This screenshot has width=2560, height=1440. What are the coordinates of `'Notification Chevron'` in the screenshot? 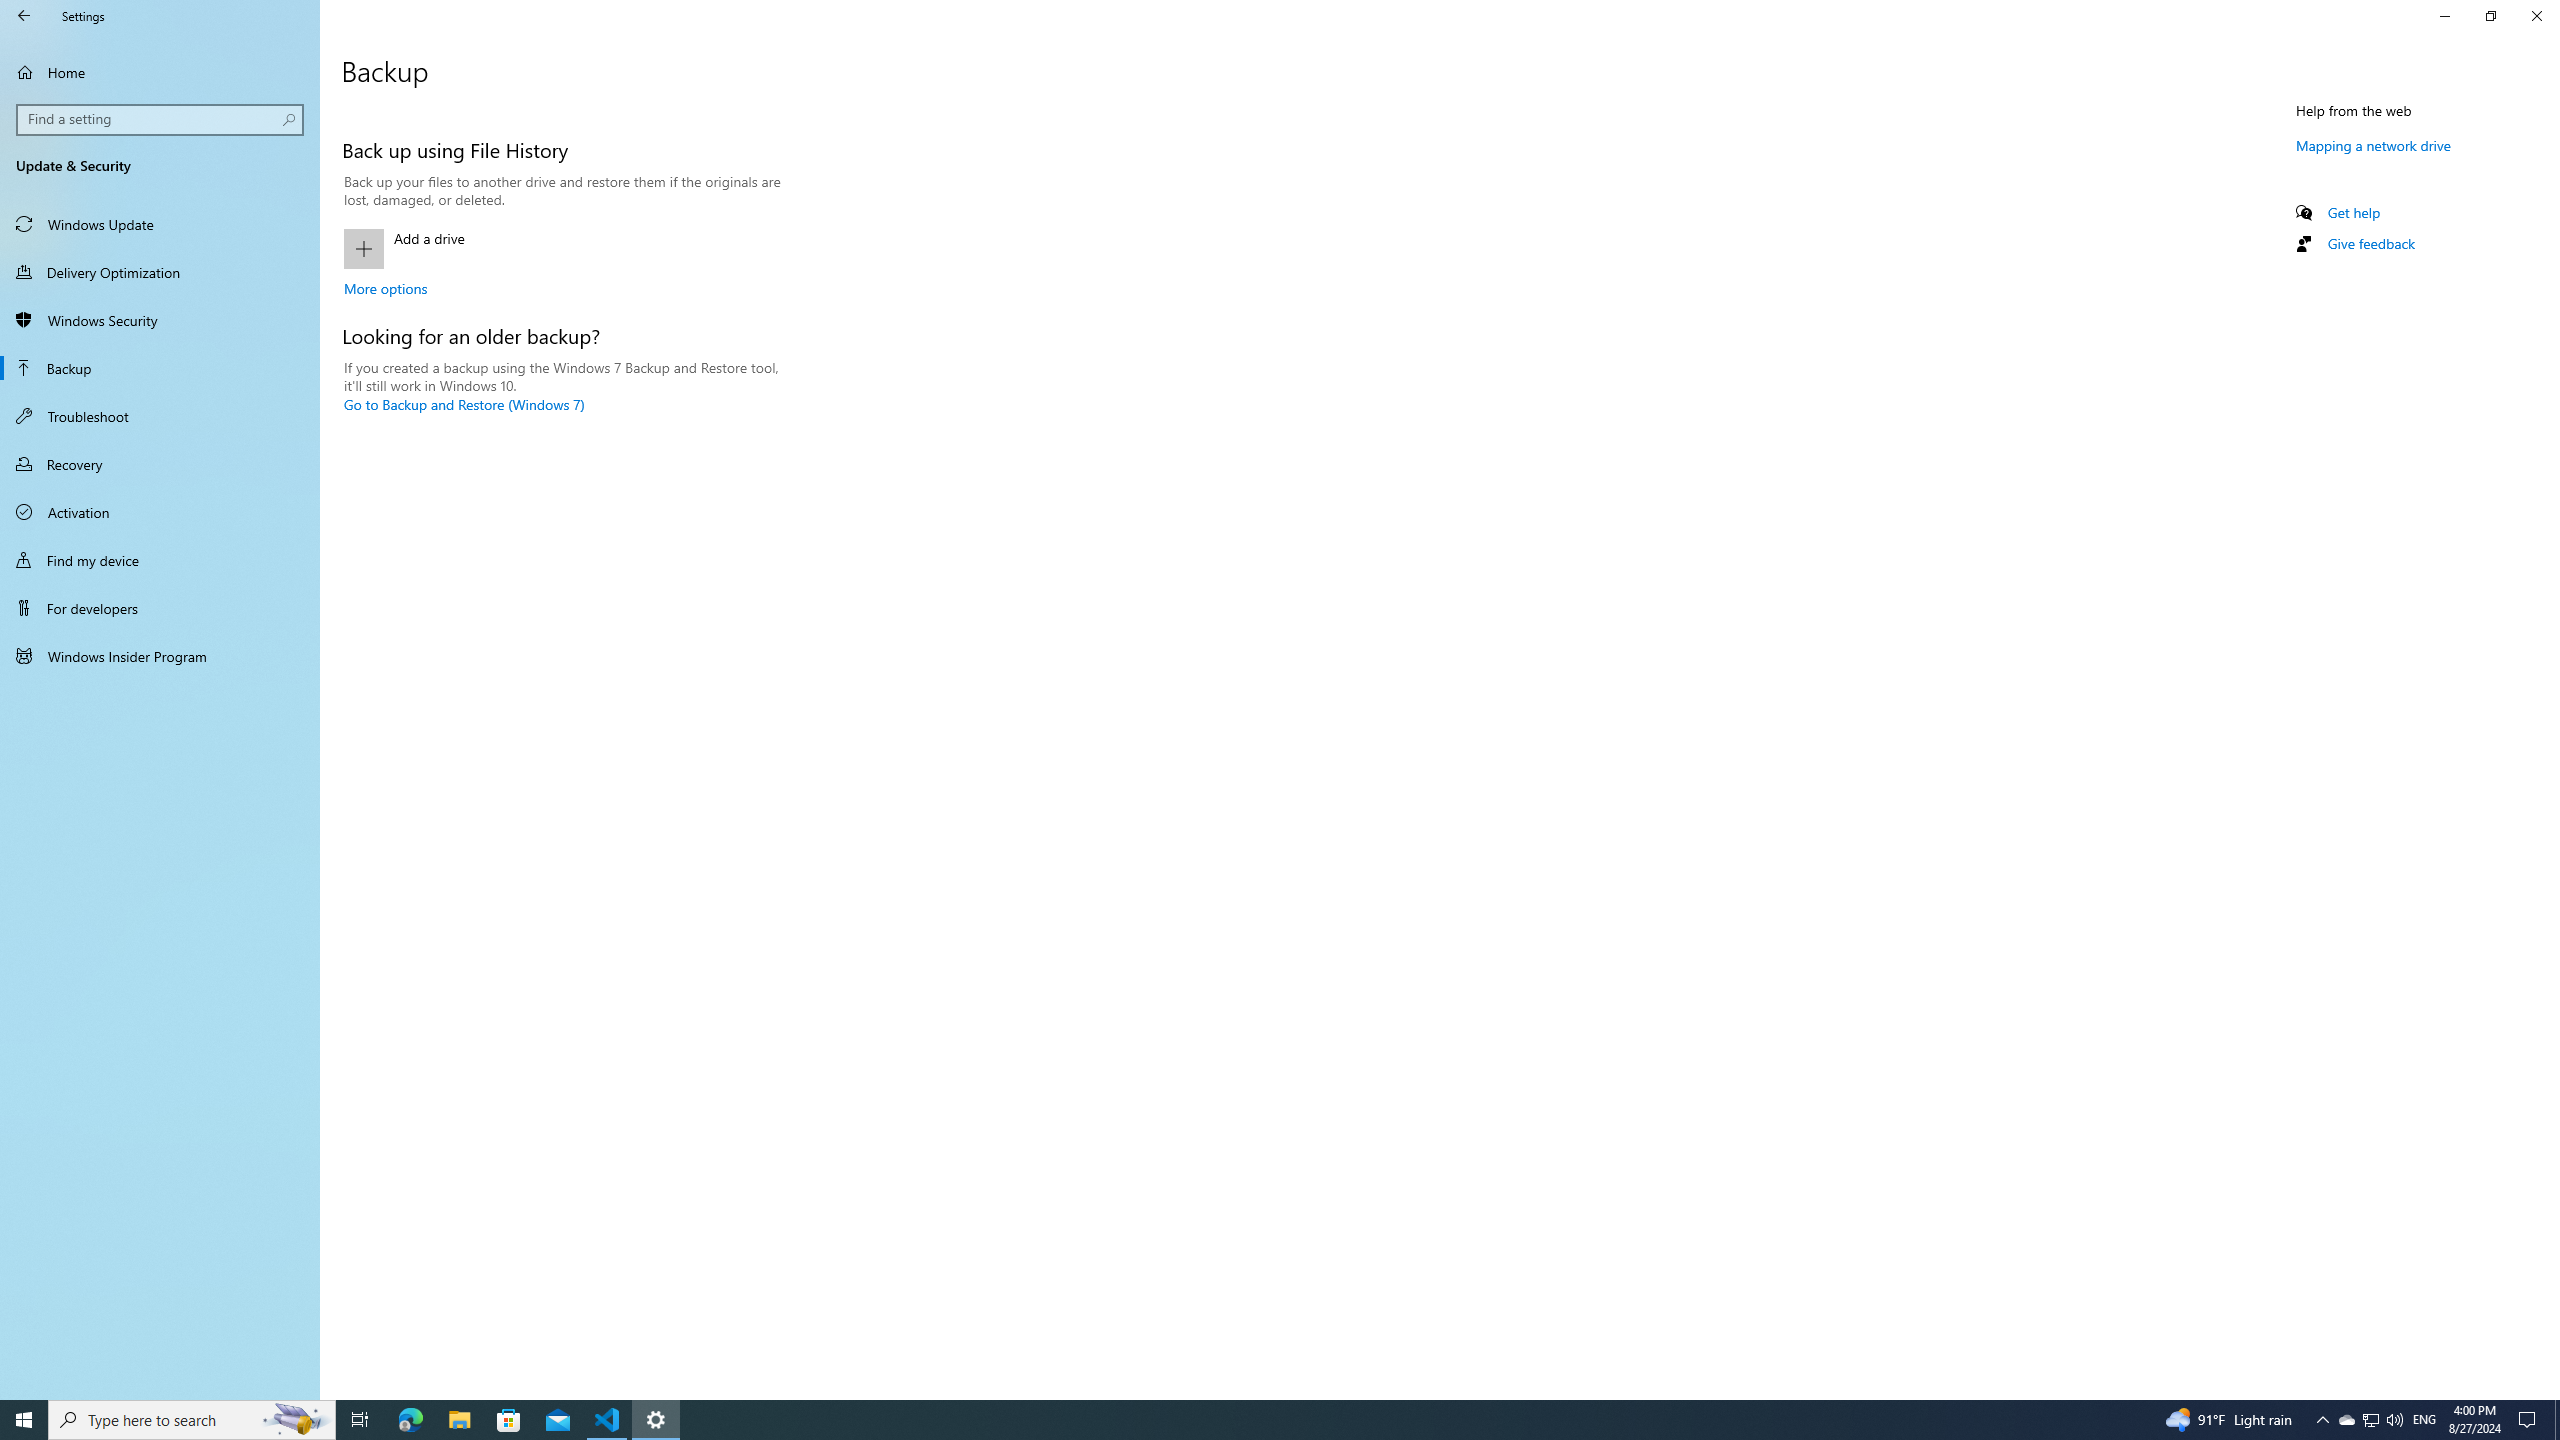 It's located at (2323, 1418).